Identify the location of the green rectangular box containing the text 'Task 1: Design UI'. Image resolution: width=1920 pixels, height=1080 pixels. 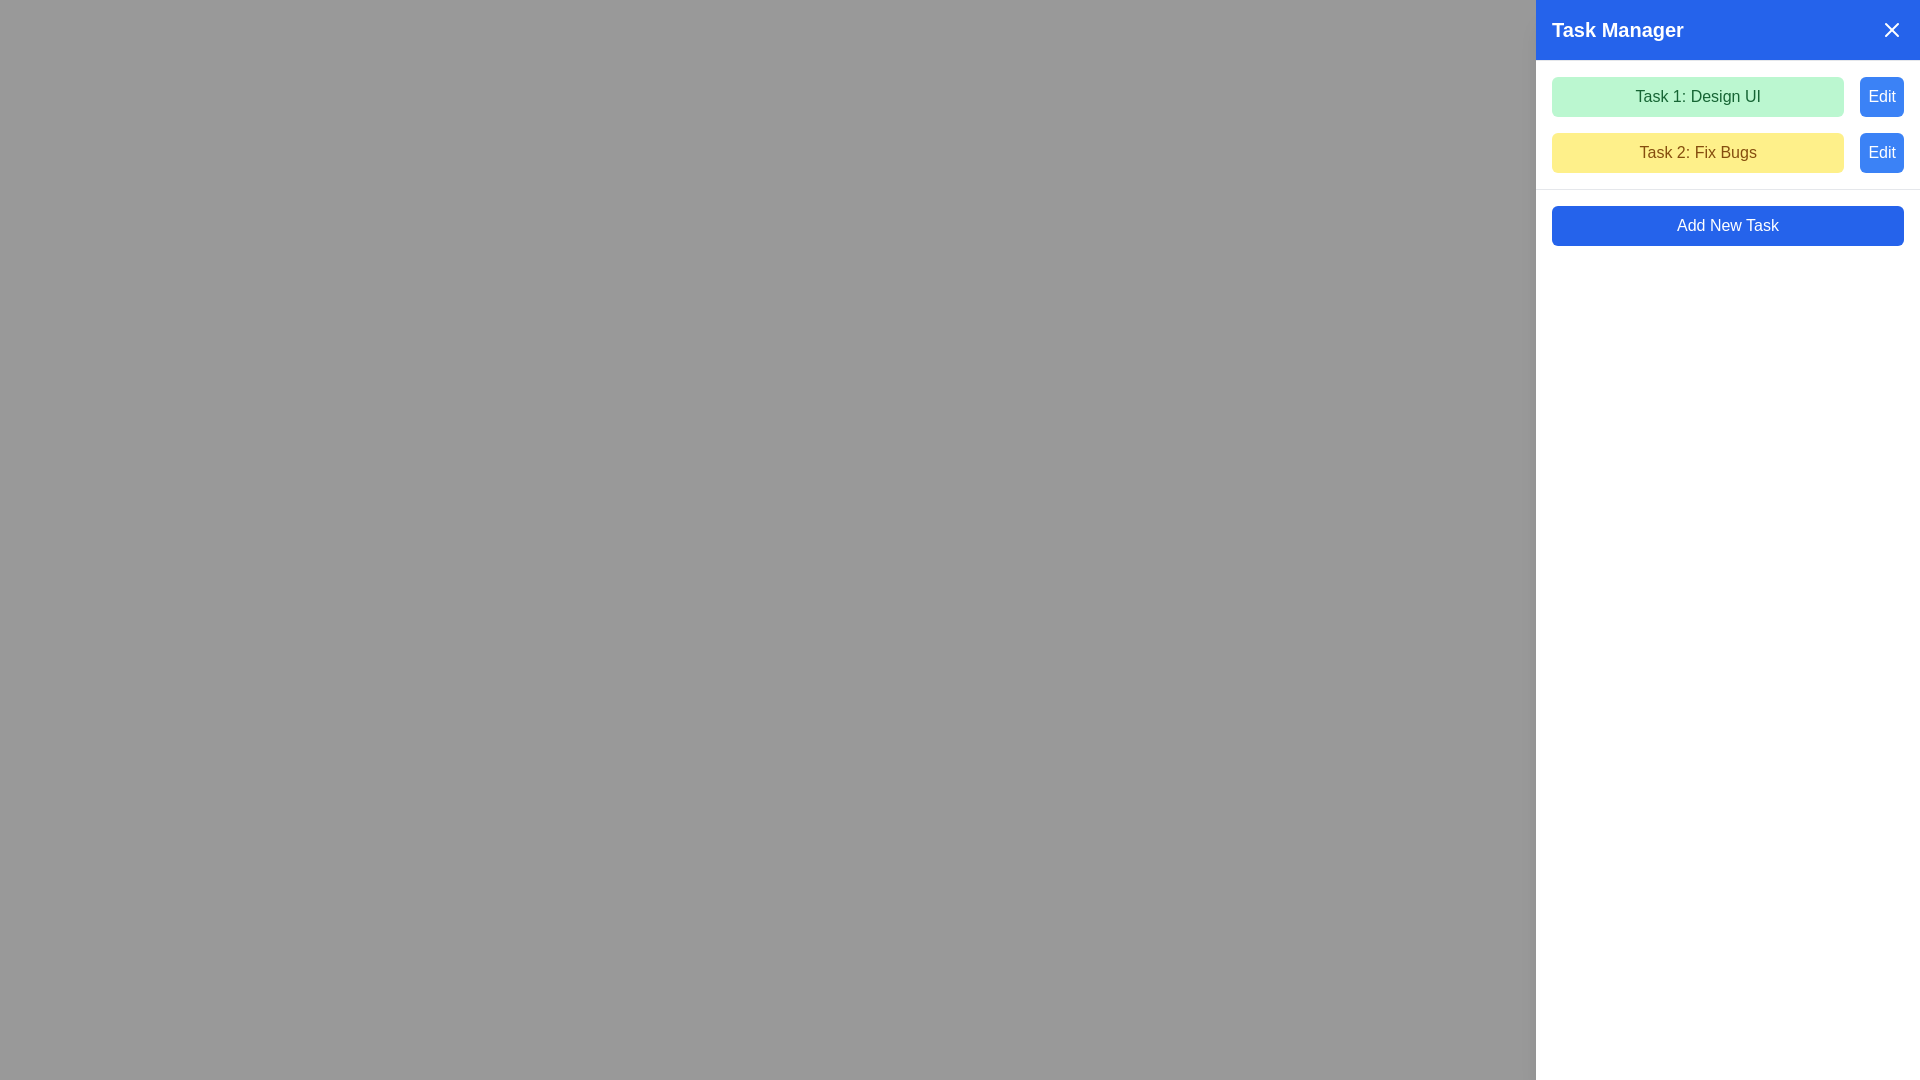
(1697, 96).